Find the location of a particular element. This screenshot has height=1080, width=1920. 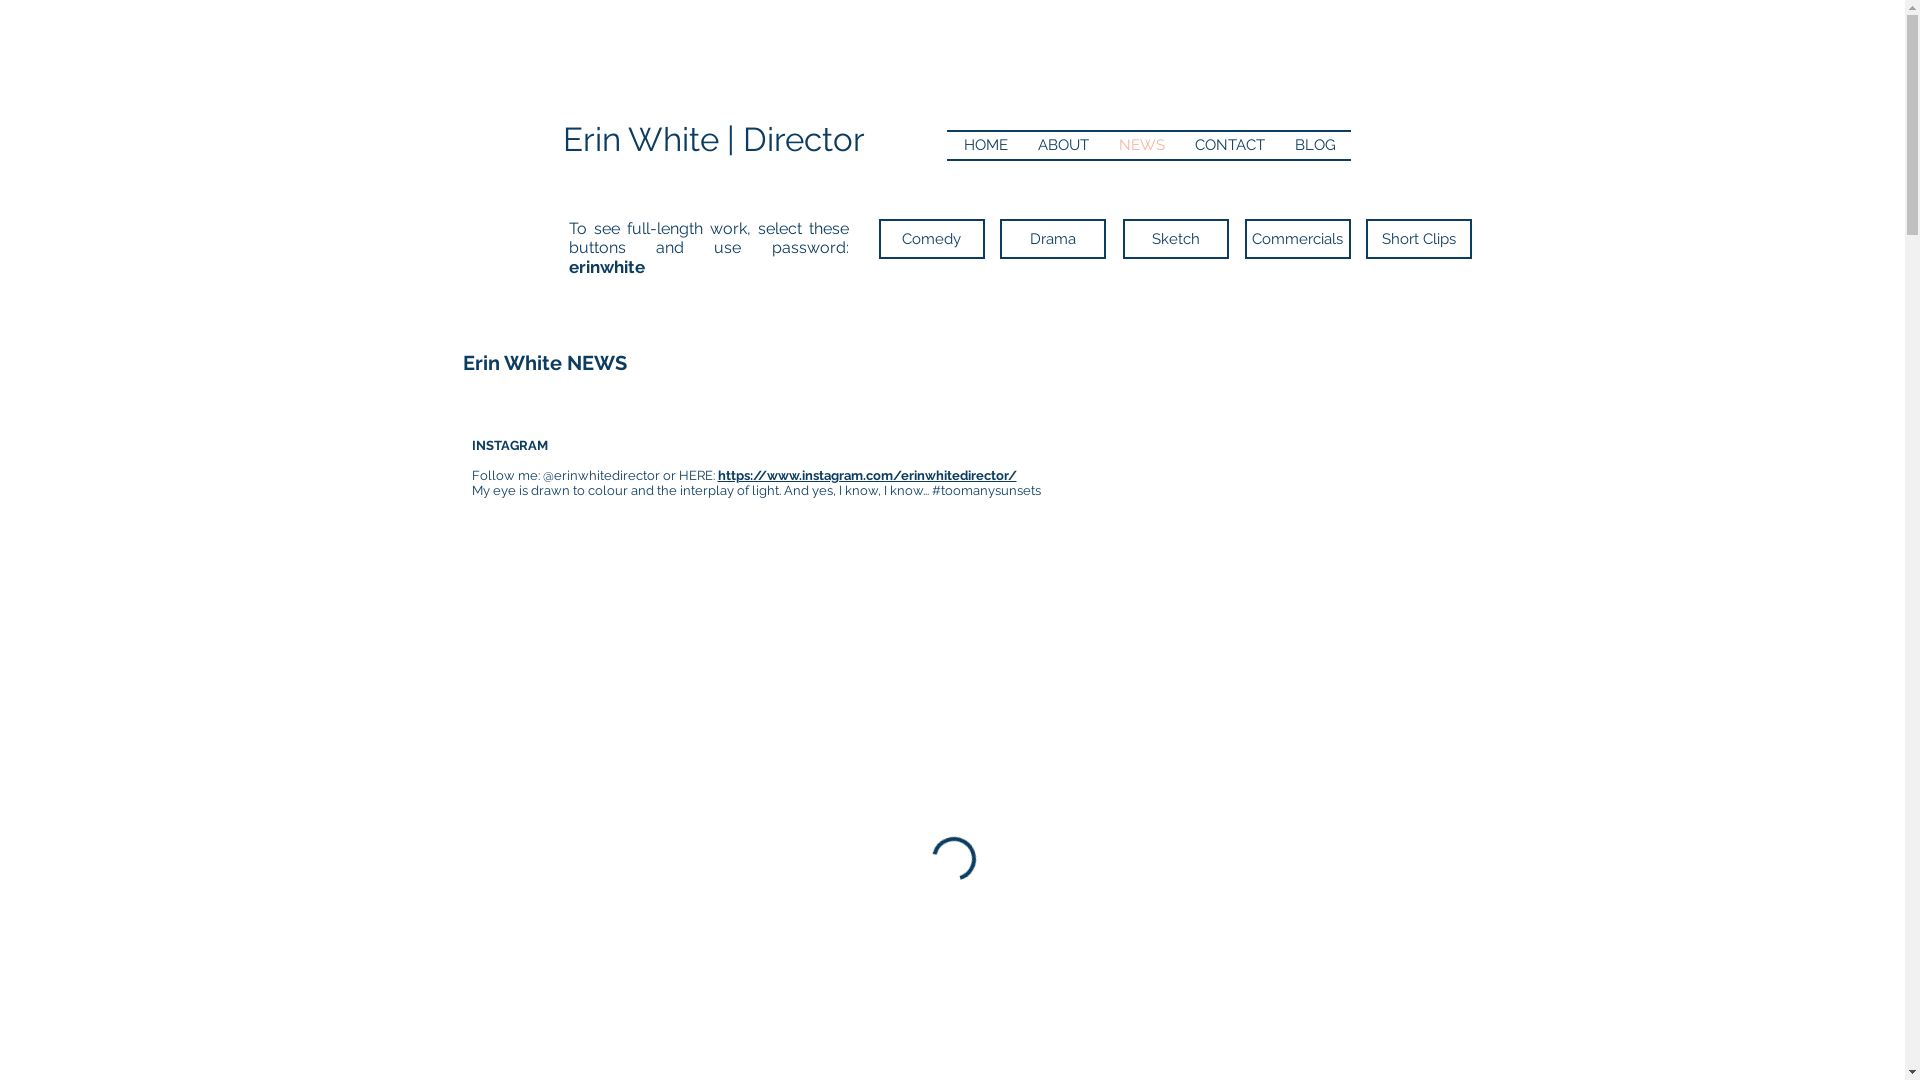

'HOME' is located at coordinates (984, 144).